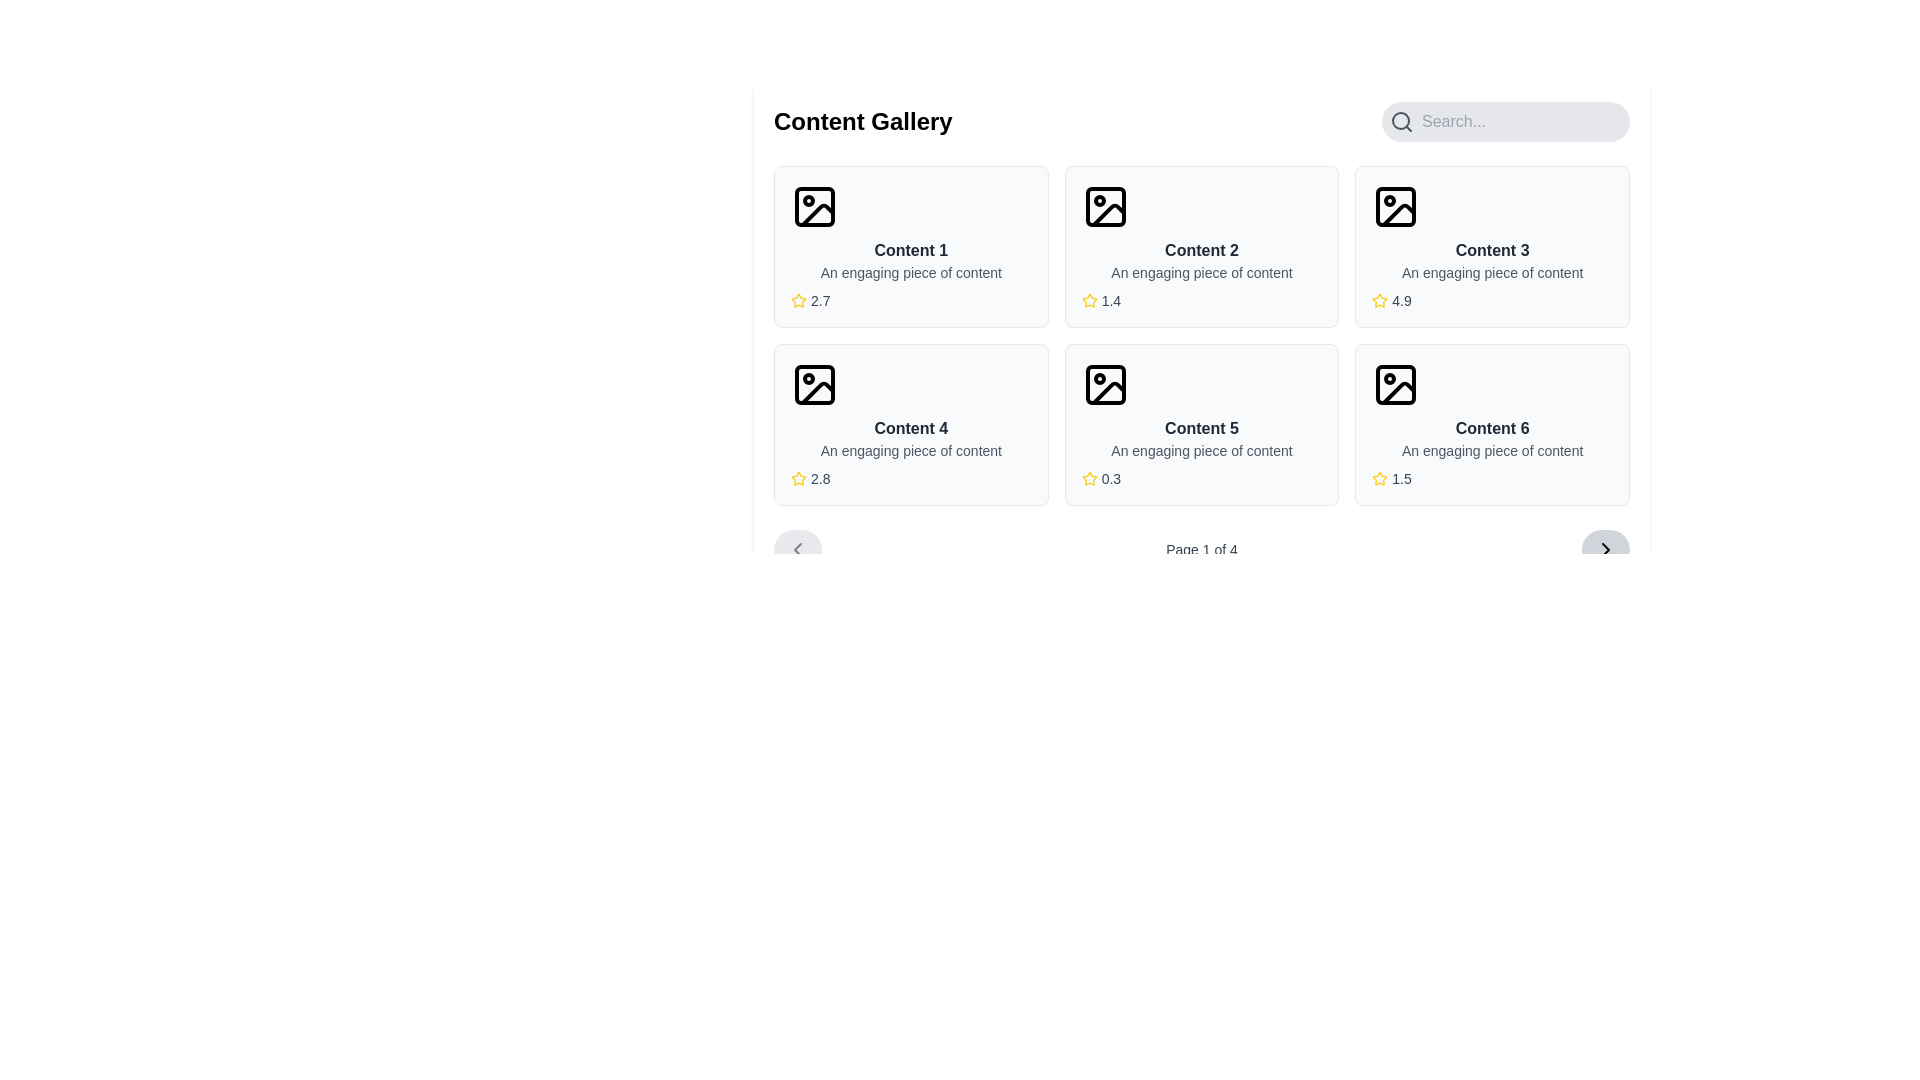 Image resolution: width=1920 pixels, height=1080 pixels. Describe the element at coordinates (1110, 478) in the screenshot. I see `the text label displaying the value '0.3' in gray color, which is adjacent to the yellow star icon for 'Content 5'` at that location.